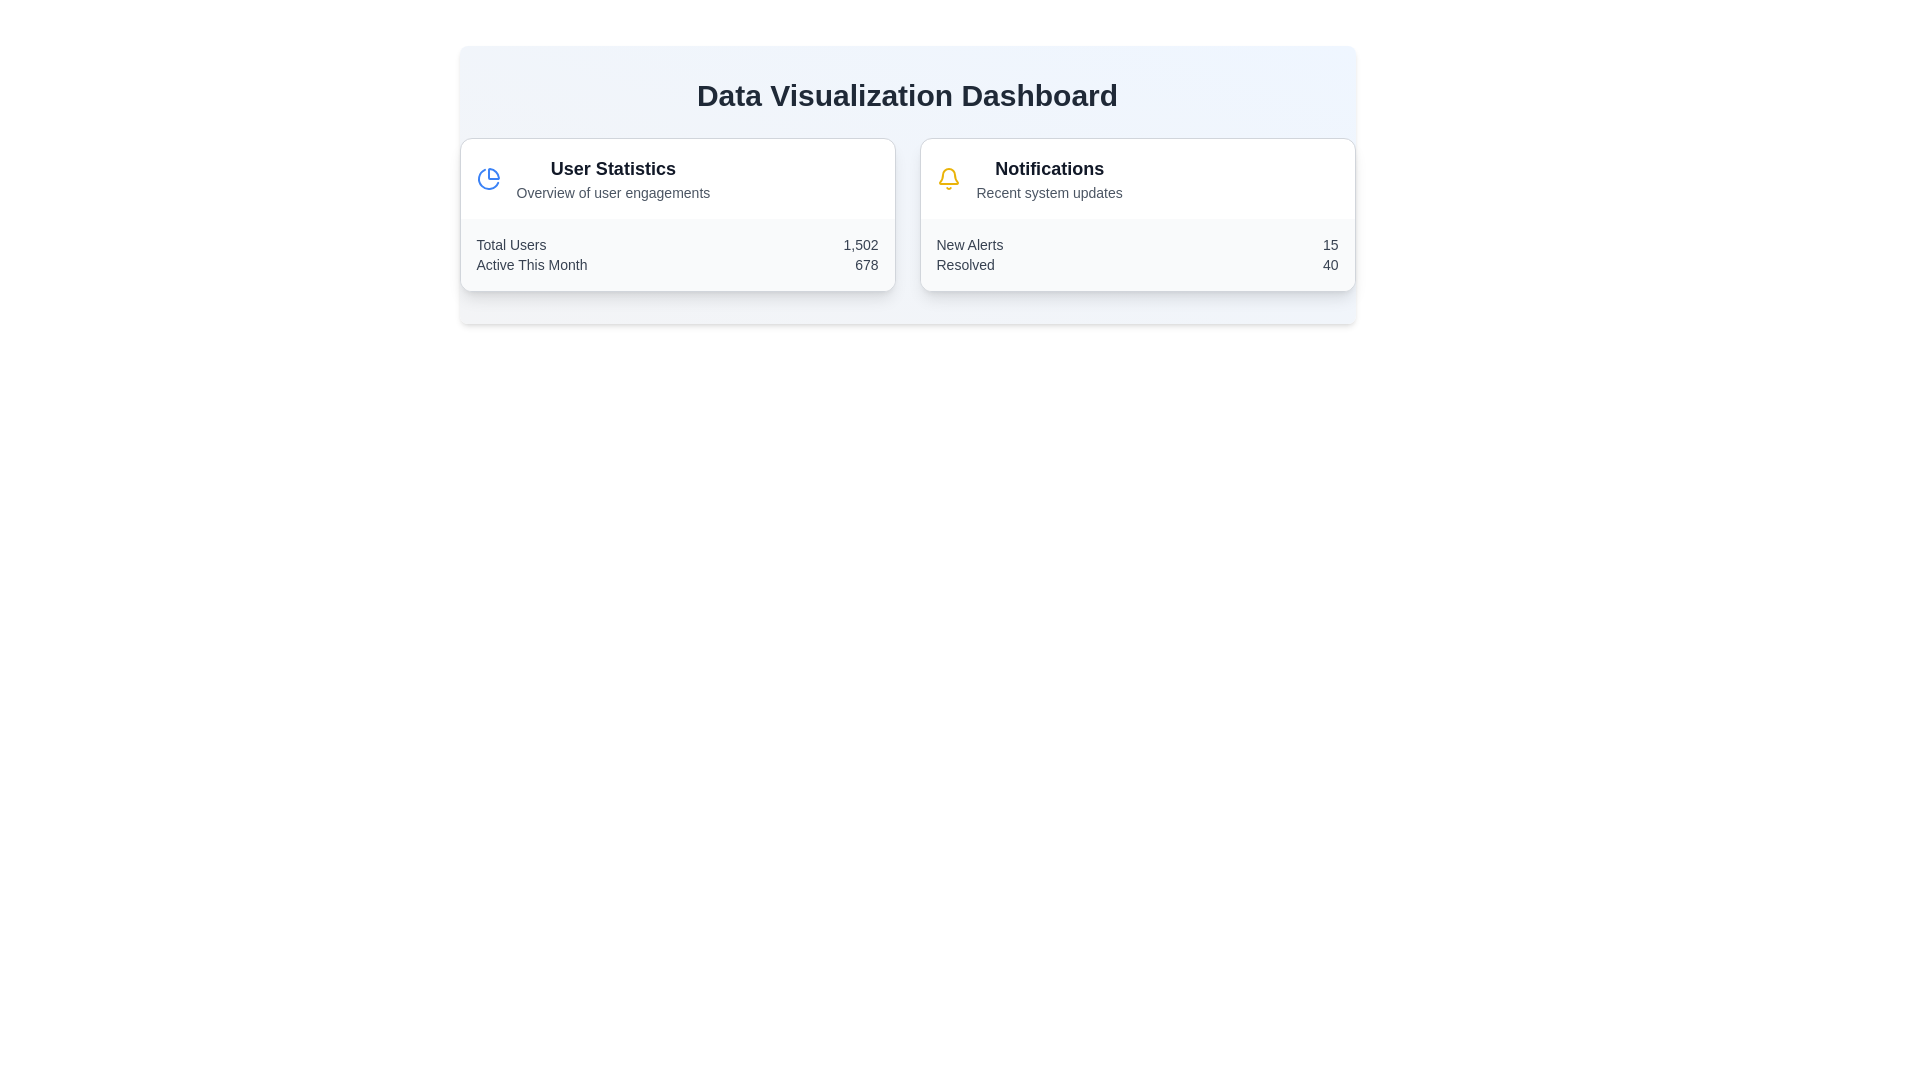 Image resolution: width=1920 pixels, height=1080 pixels. I want to click on the dashboard card for User Statistics to view details, so click(677, 215).